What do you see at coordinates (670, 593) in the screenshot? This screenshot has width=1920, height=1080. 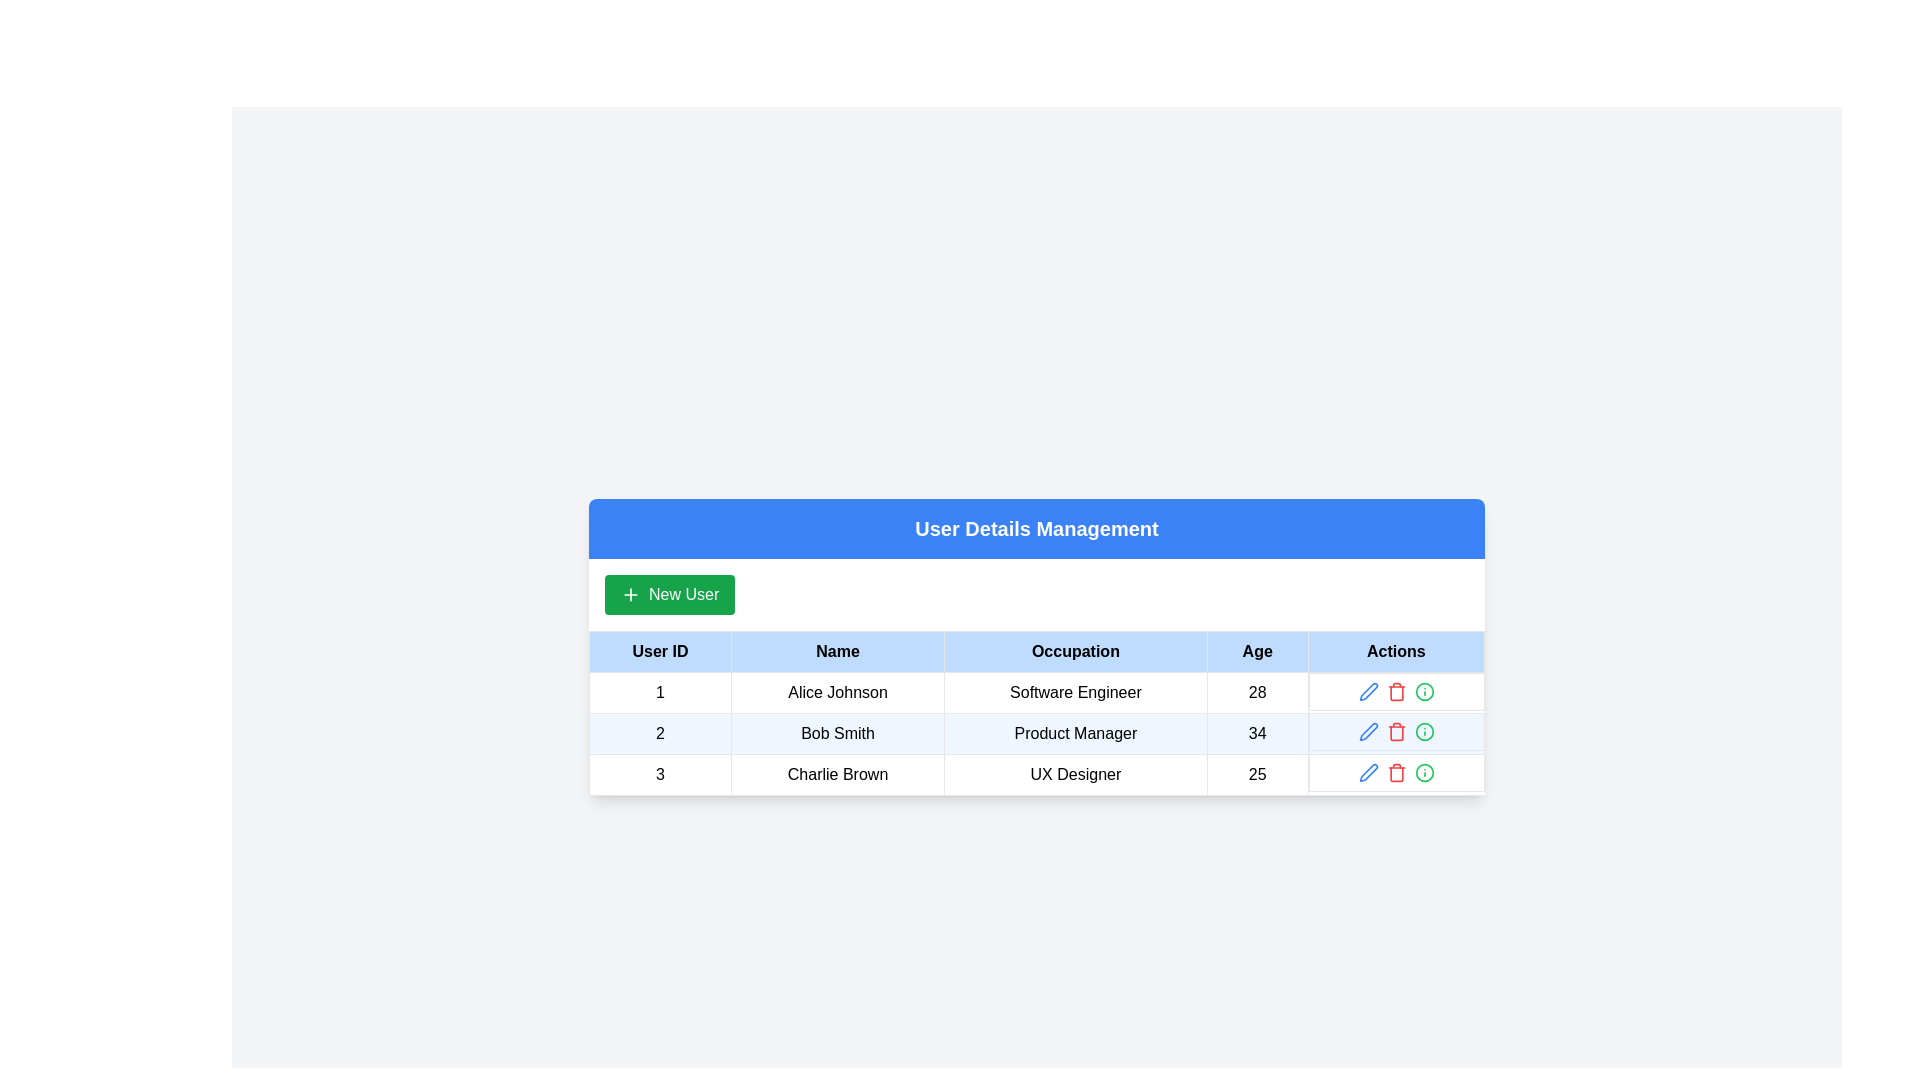 I see `the 'New User' button` at bounding box center [670, 593].